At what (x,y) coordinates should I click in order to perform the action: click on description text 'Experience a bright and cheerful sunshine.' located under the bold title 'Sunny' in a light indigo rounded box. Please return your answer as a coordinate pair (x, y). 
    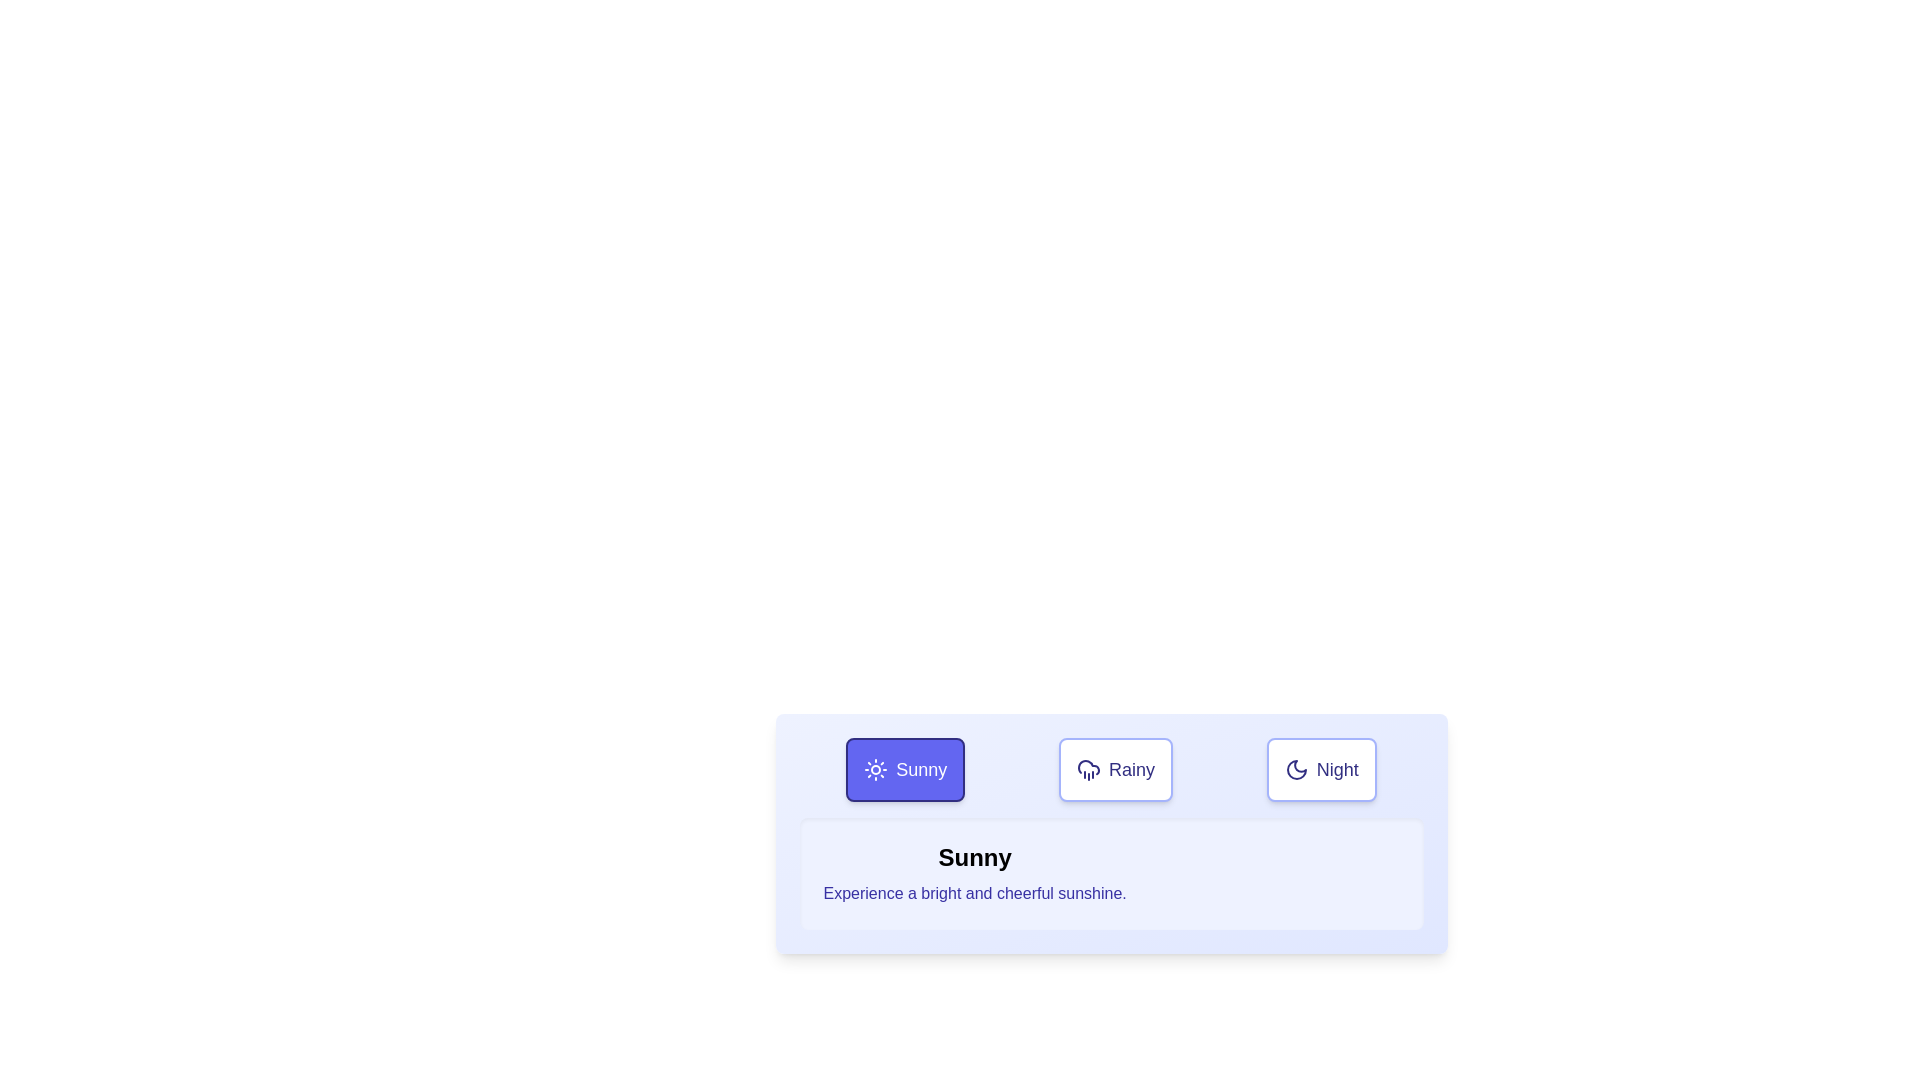
    Looking at the image, I should click on (975, 873).